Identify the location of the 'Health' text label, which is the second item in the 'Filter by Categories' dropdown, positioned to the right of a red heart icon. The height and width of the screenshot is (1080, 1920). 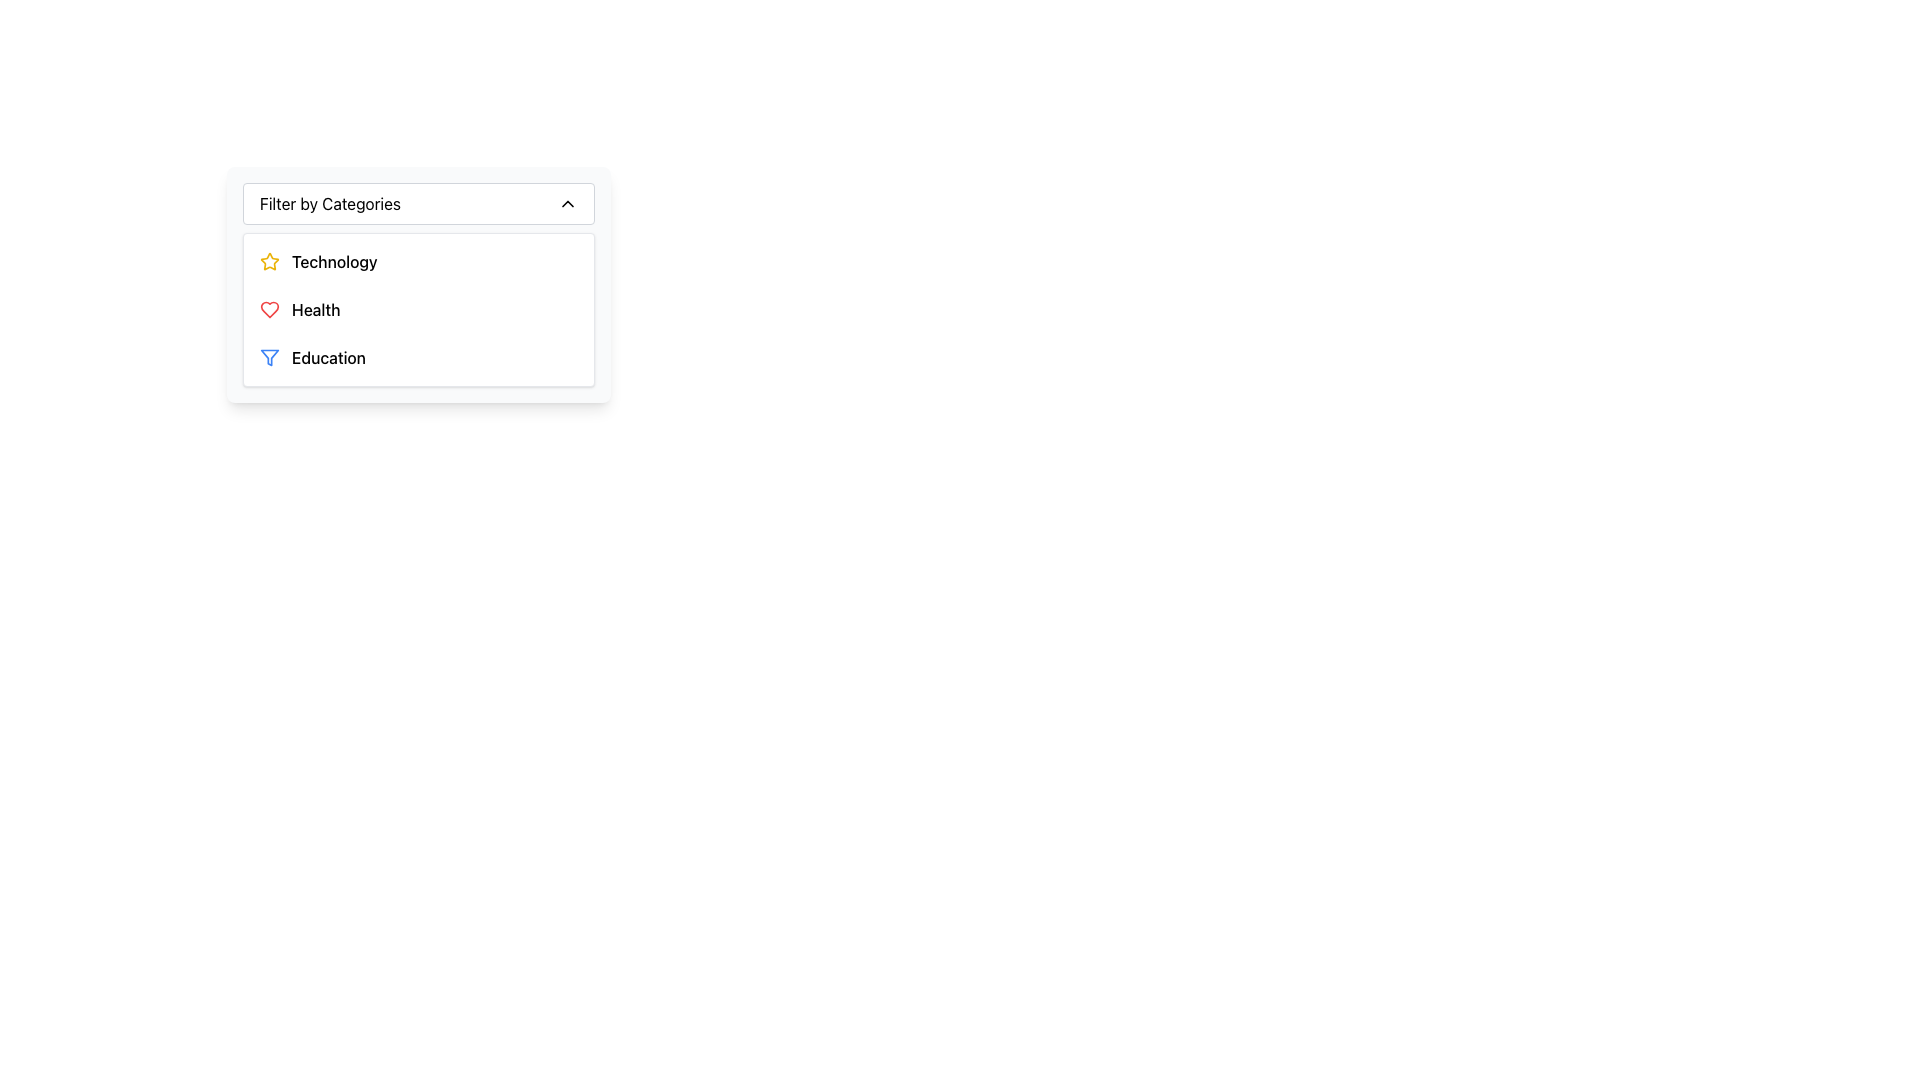
(315, 309).